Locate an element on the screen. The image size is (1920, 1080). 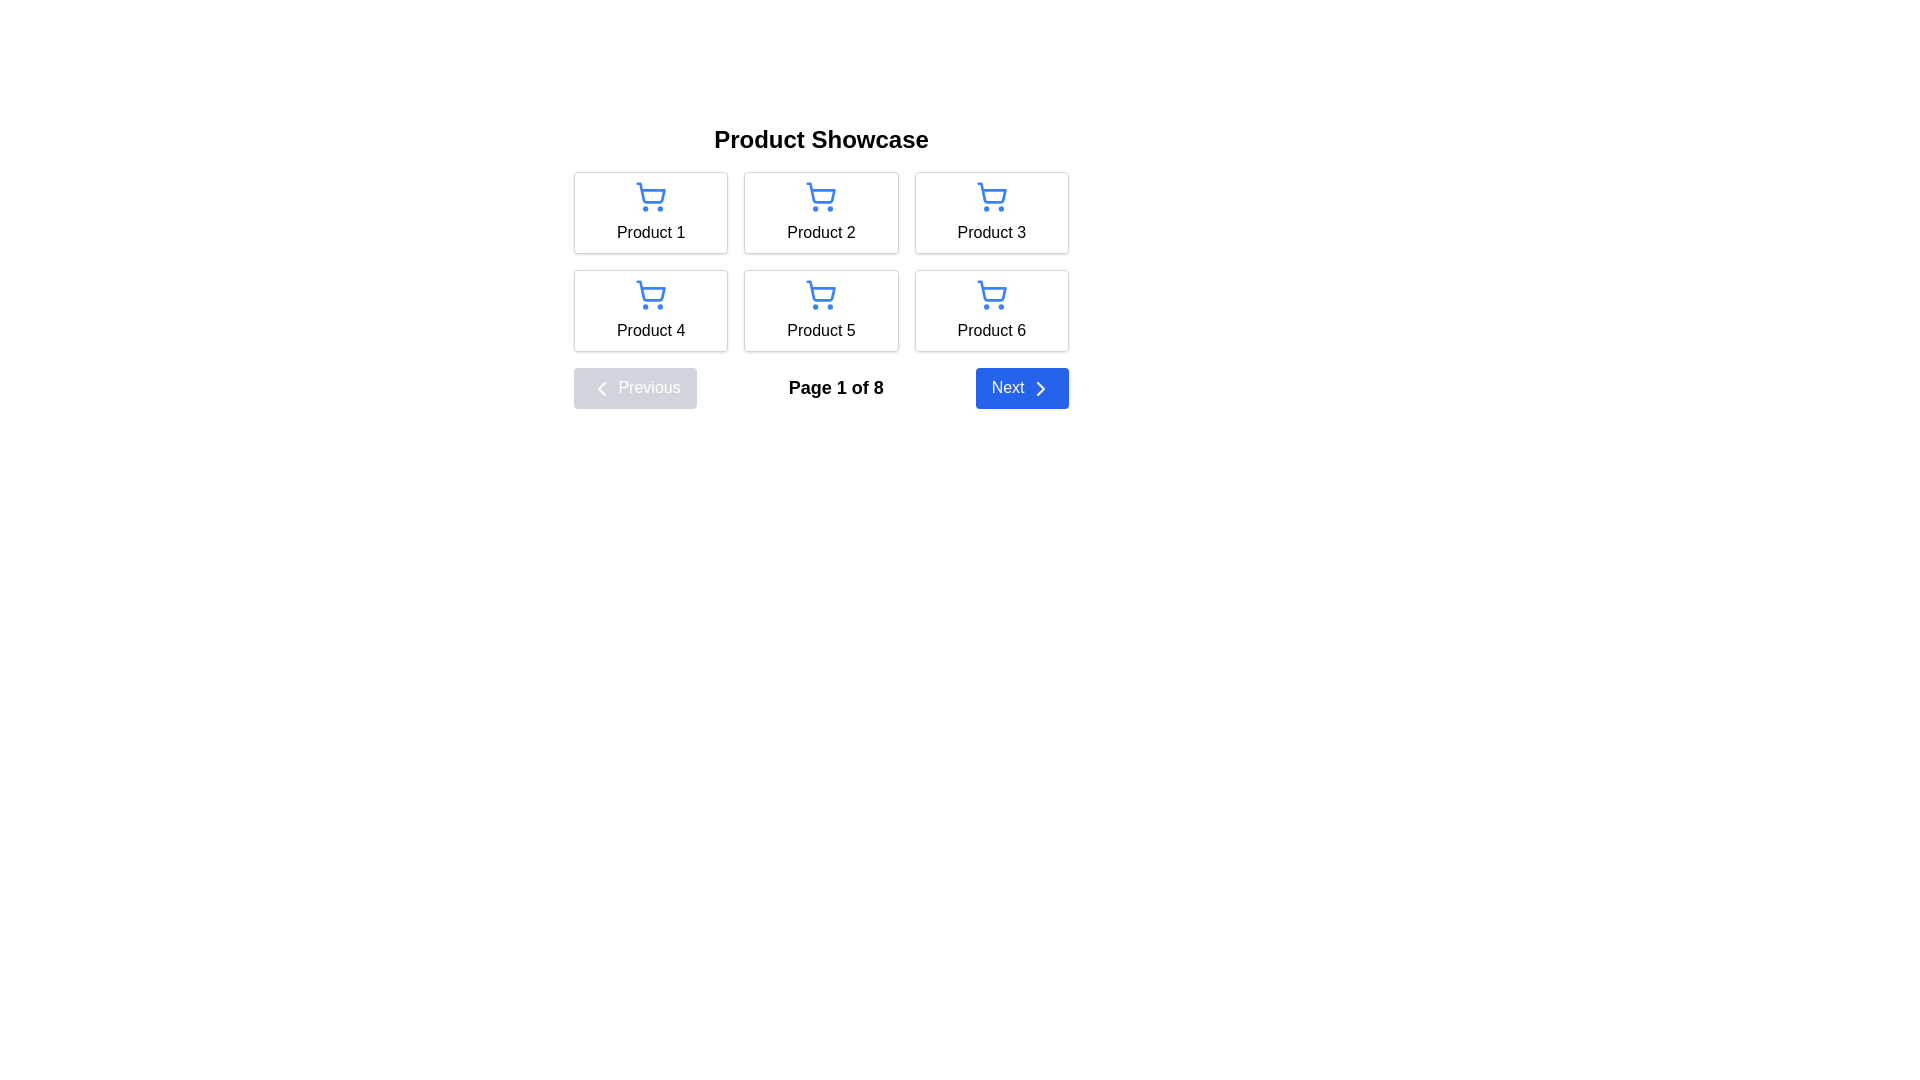
the prominent, bold, and centered title text 'Product Showcase' located at the top-center of the product showcase section is located at coordinates (821, 138).